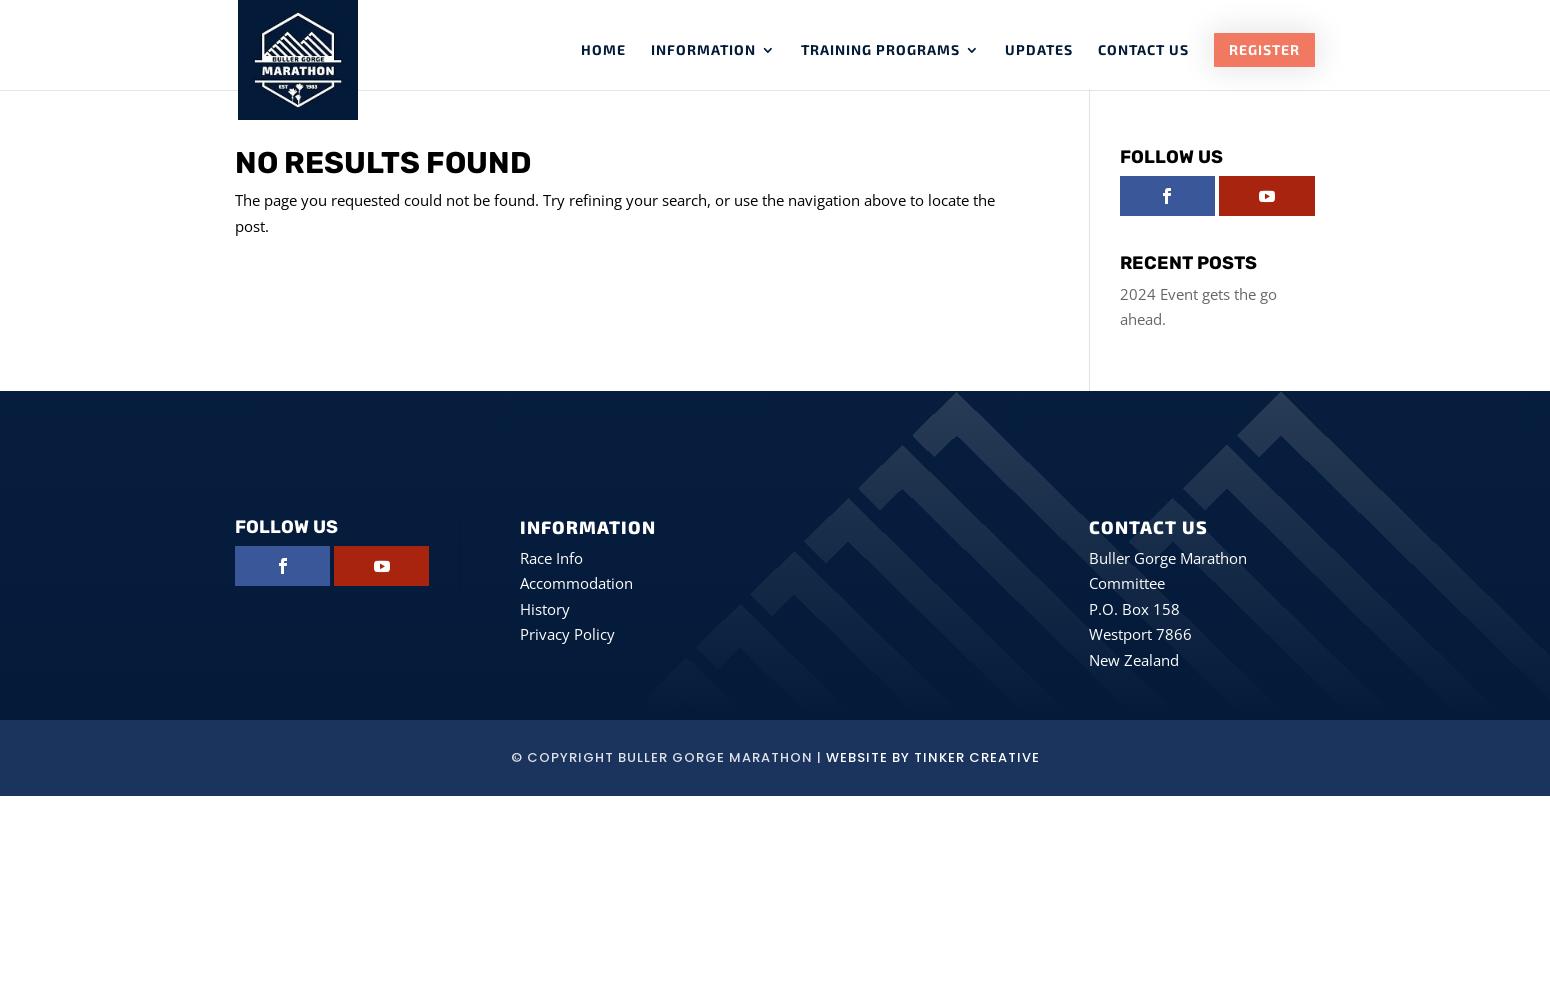  What do you see at coordinates (723, 252) in the screenshot?
I see `'Results'` at bounding box center [723, 252].